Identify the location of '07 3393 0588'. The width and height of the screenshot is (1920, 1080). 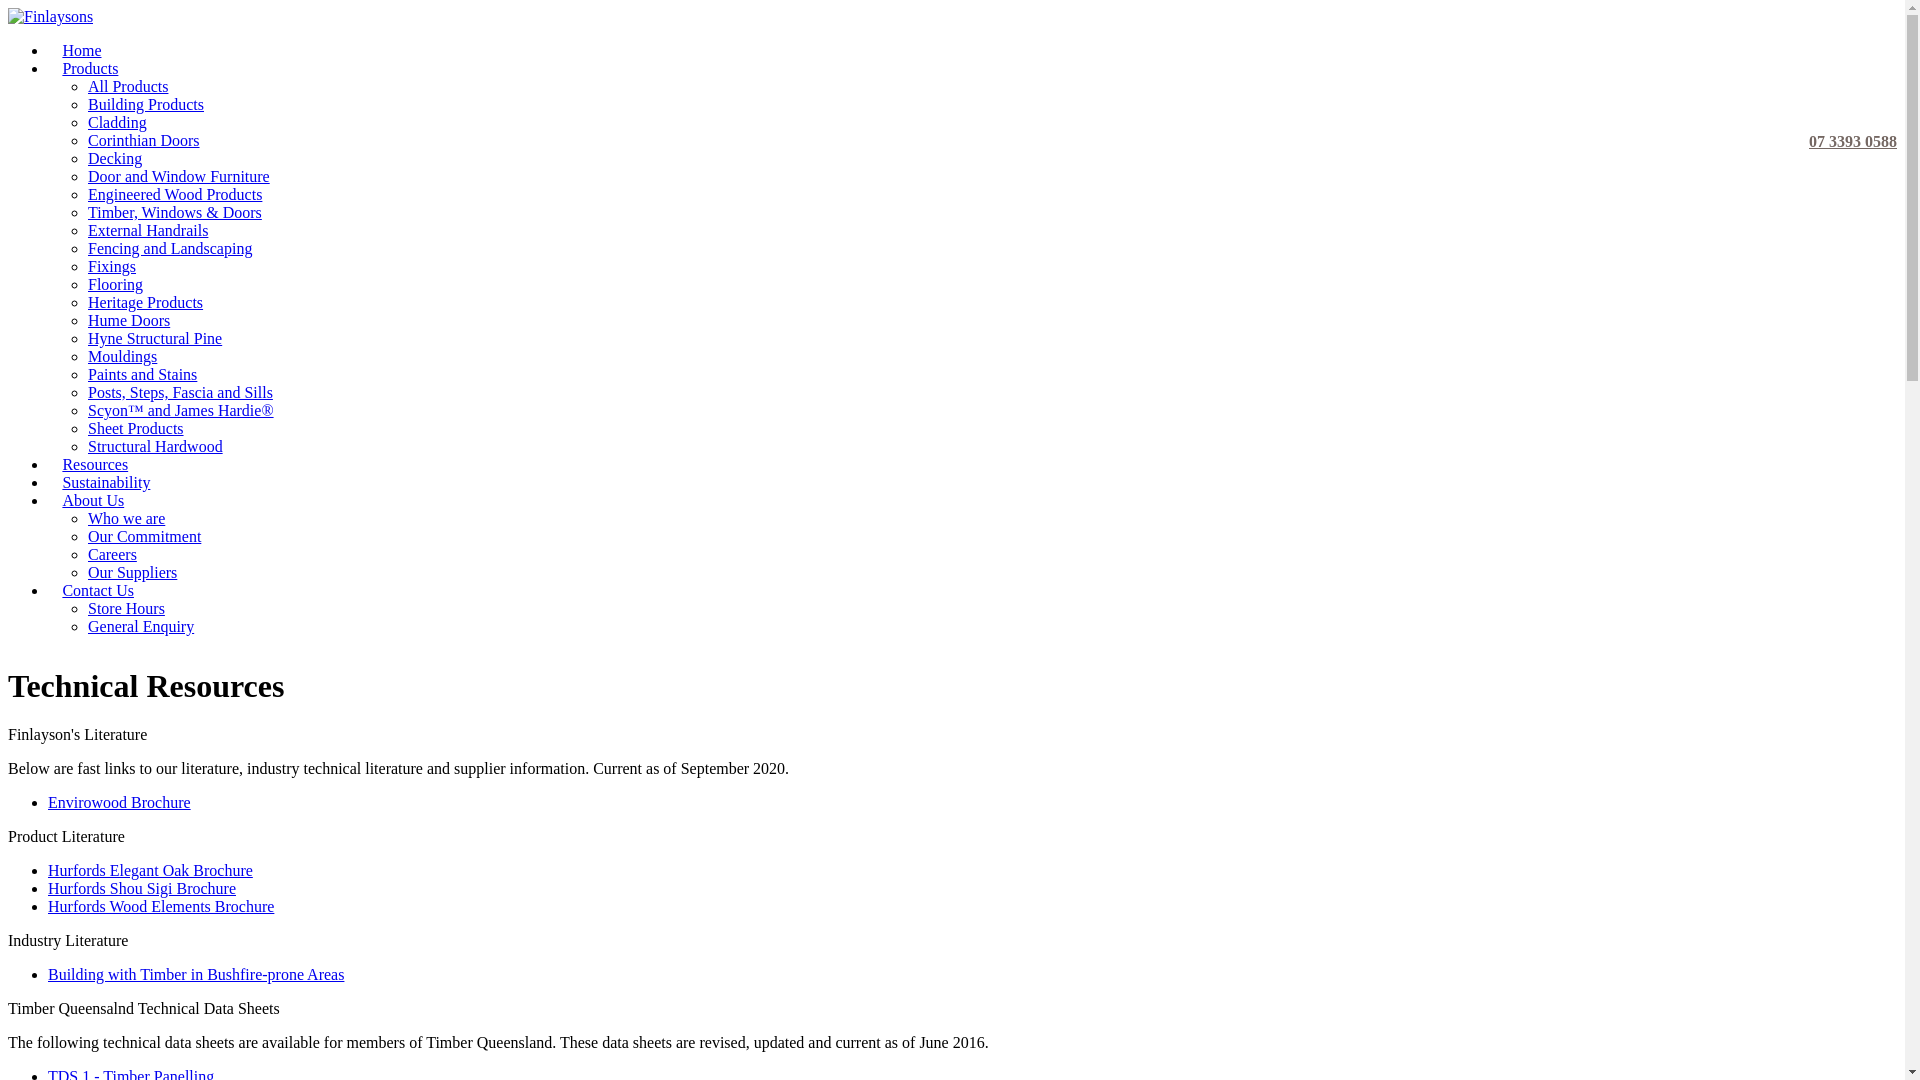
(1847, 101).